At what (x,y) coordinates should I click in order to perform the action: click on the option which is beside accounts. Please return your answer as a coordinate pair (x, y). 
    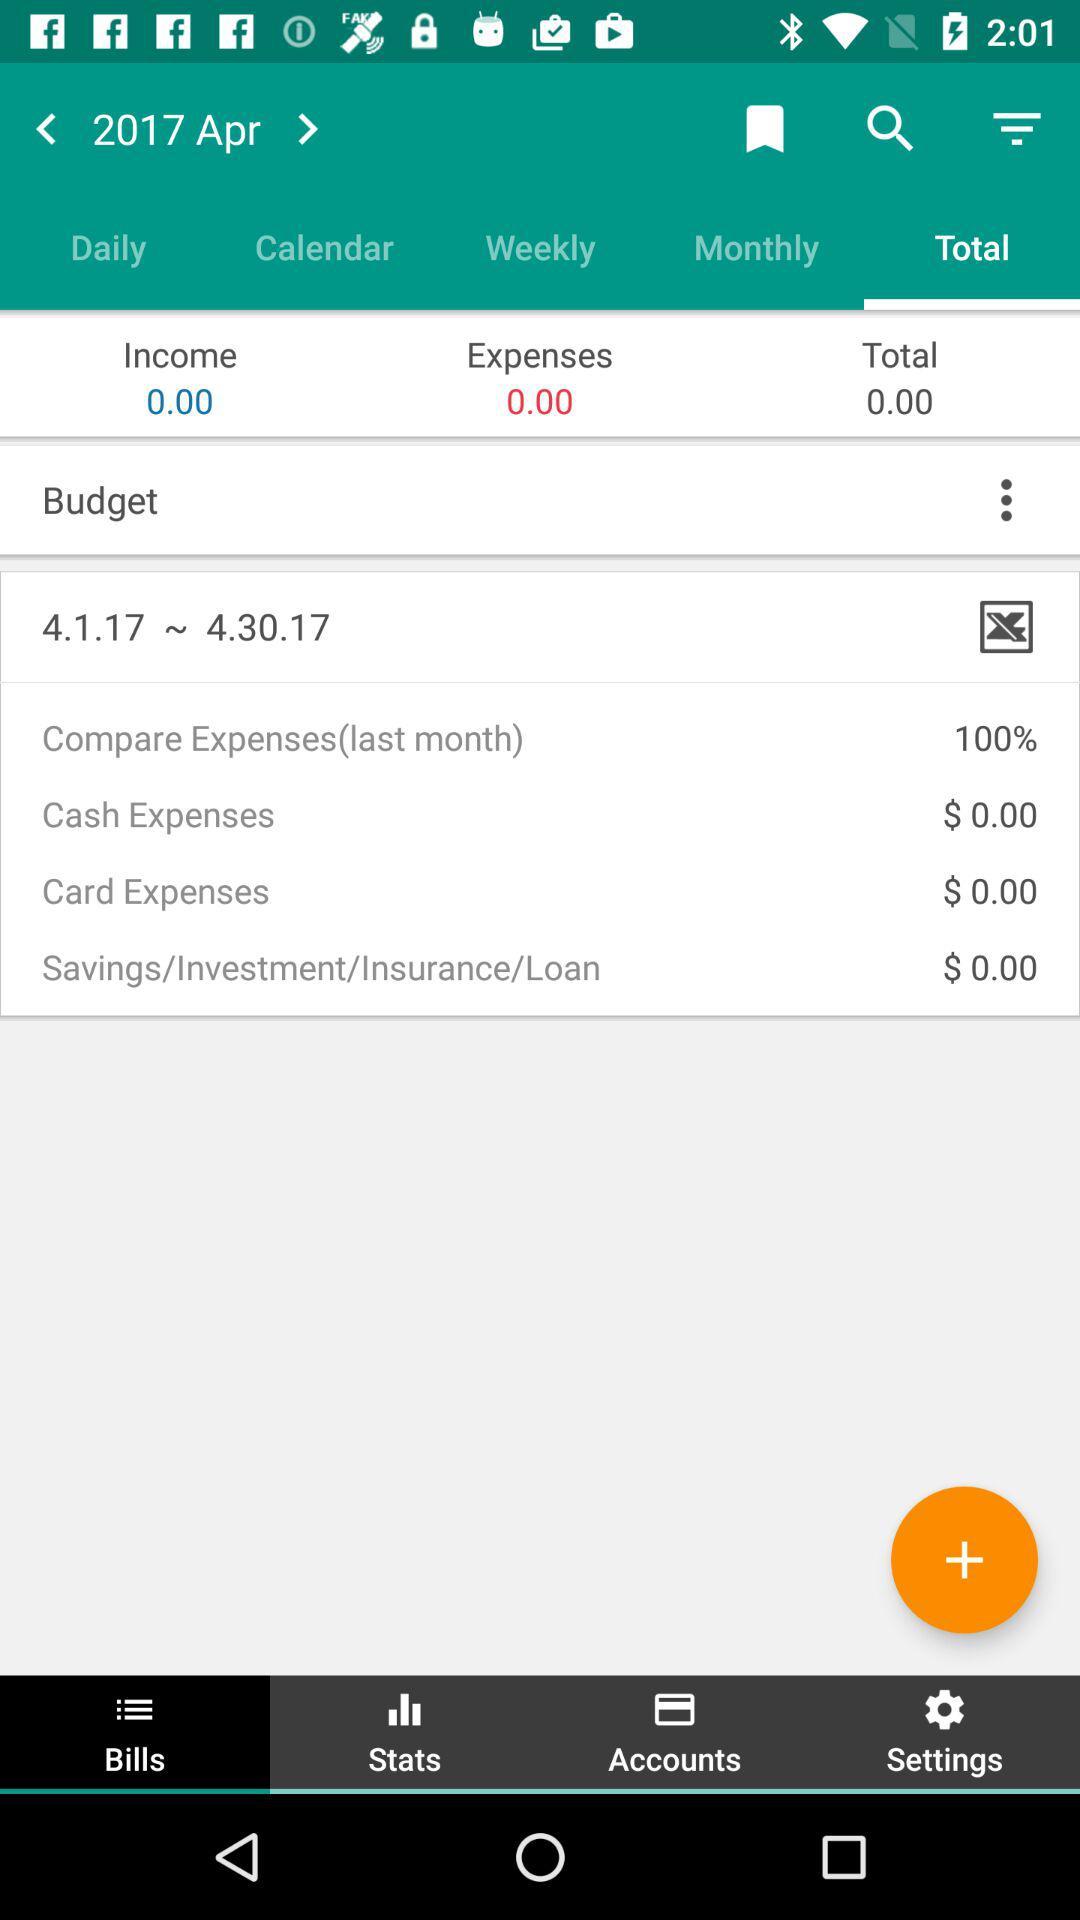
    Looking at the image, I should click on (945, 1731).